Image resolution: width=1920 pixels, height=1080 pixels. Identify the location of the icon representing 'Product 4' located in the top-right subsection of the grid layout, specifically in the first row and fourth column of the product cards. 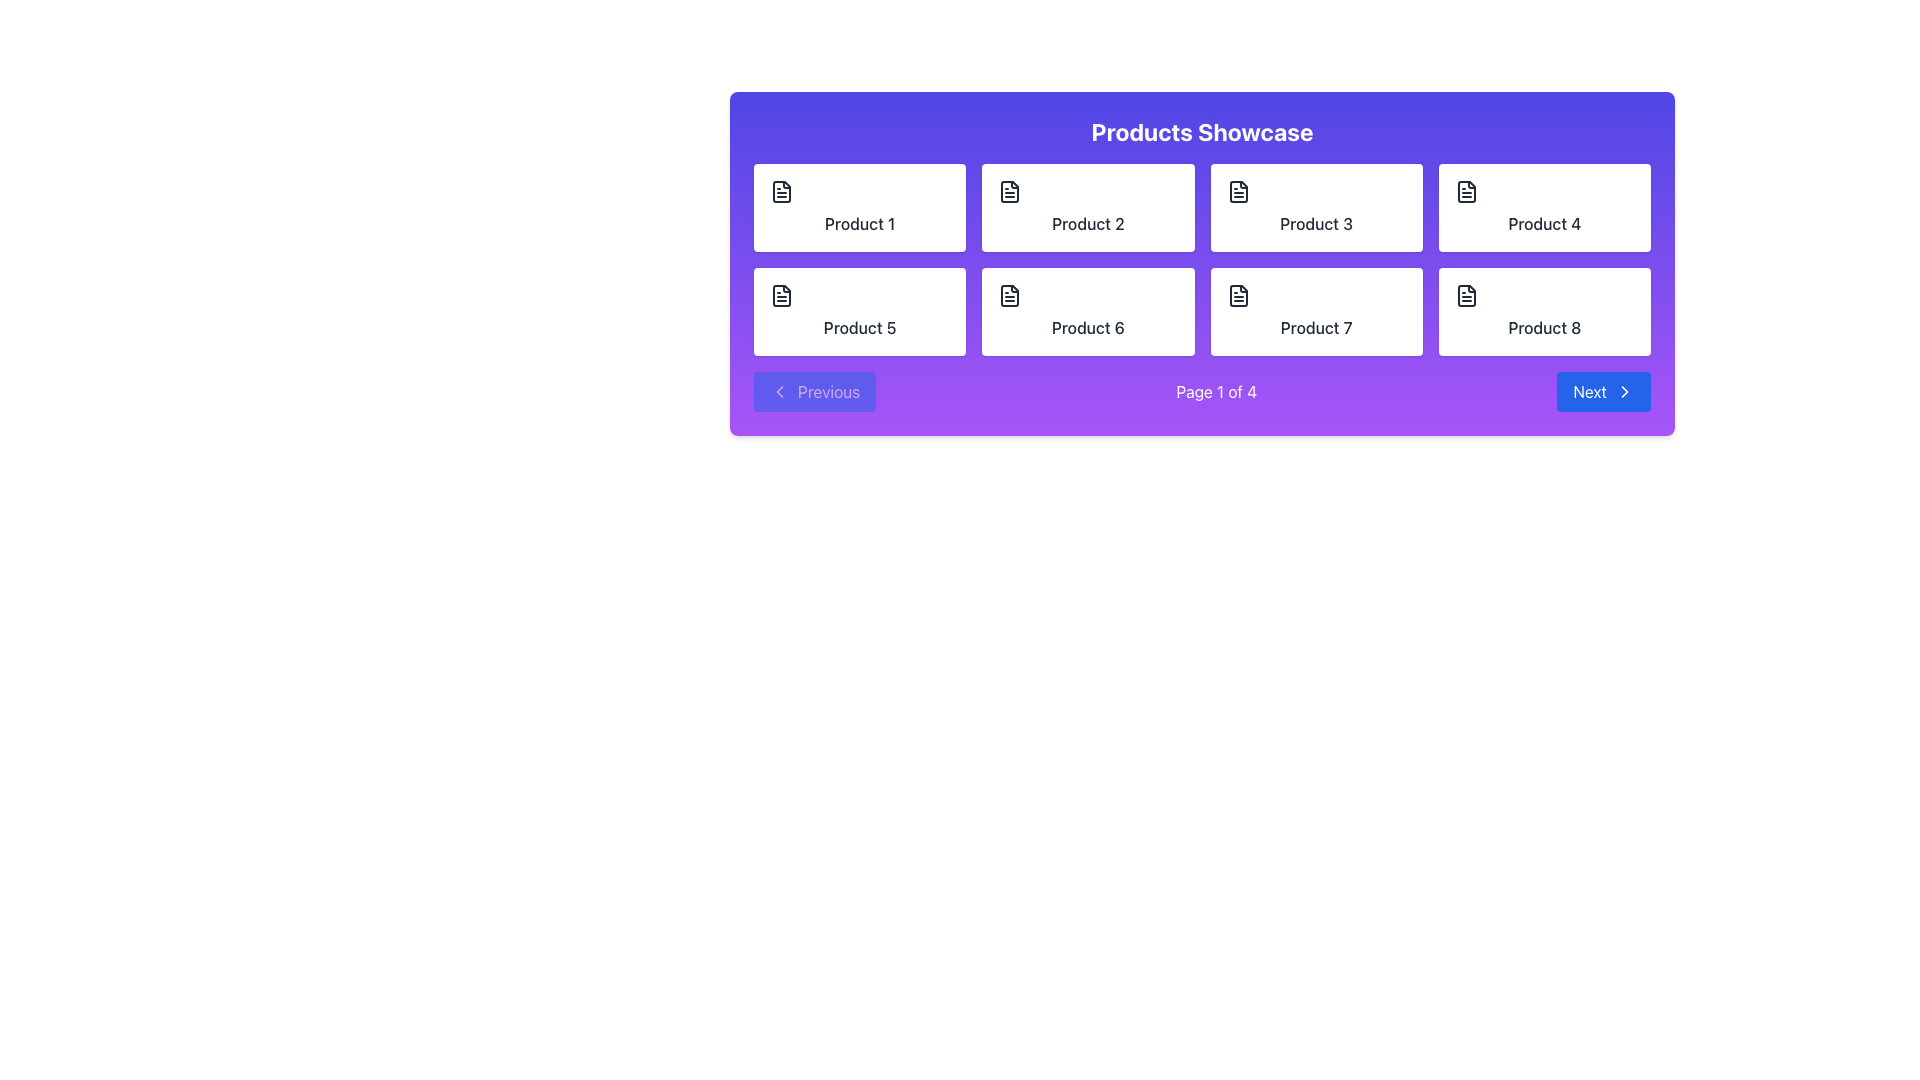
(1466, 192).